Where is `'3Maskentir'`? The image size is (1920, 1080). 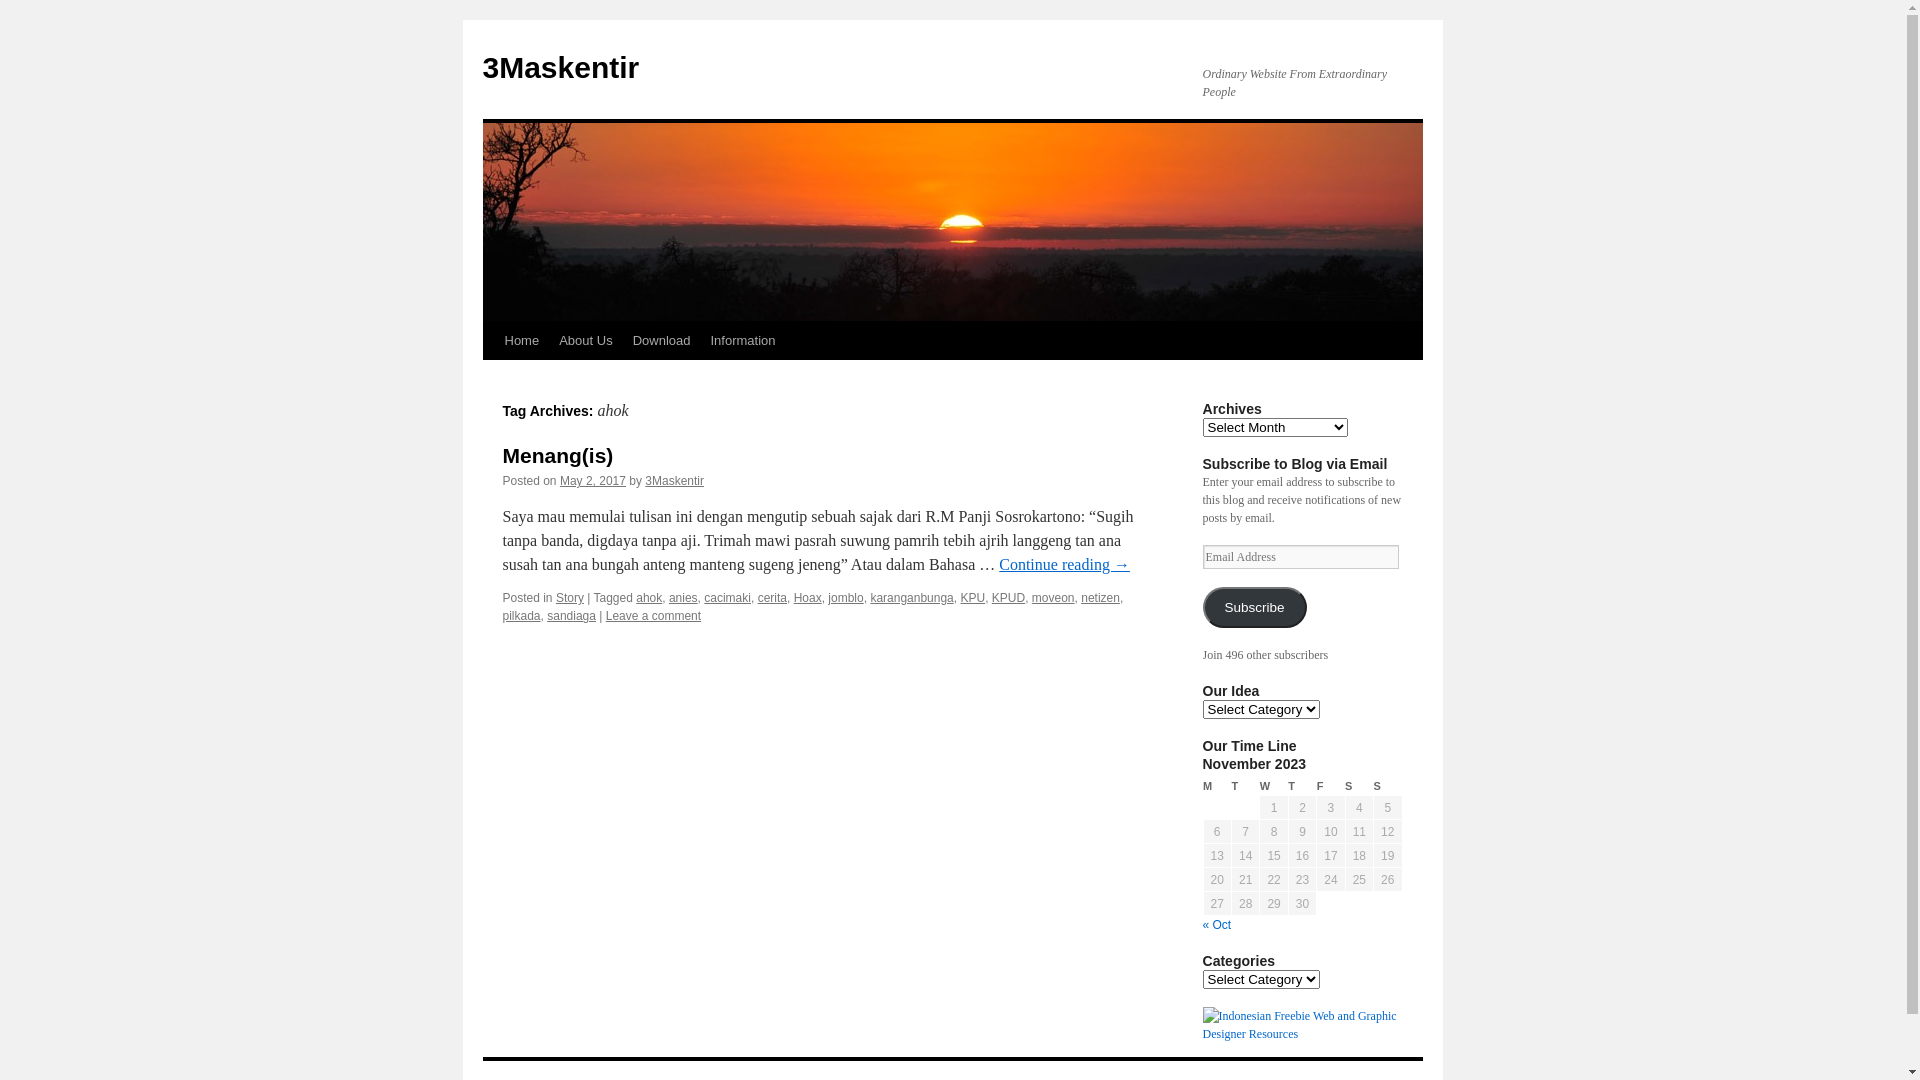 '3Maskentir' is located at coordinates (560, 66).